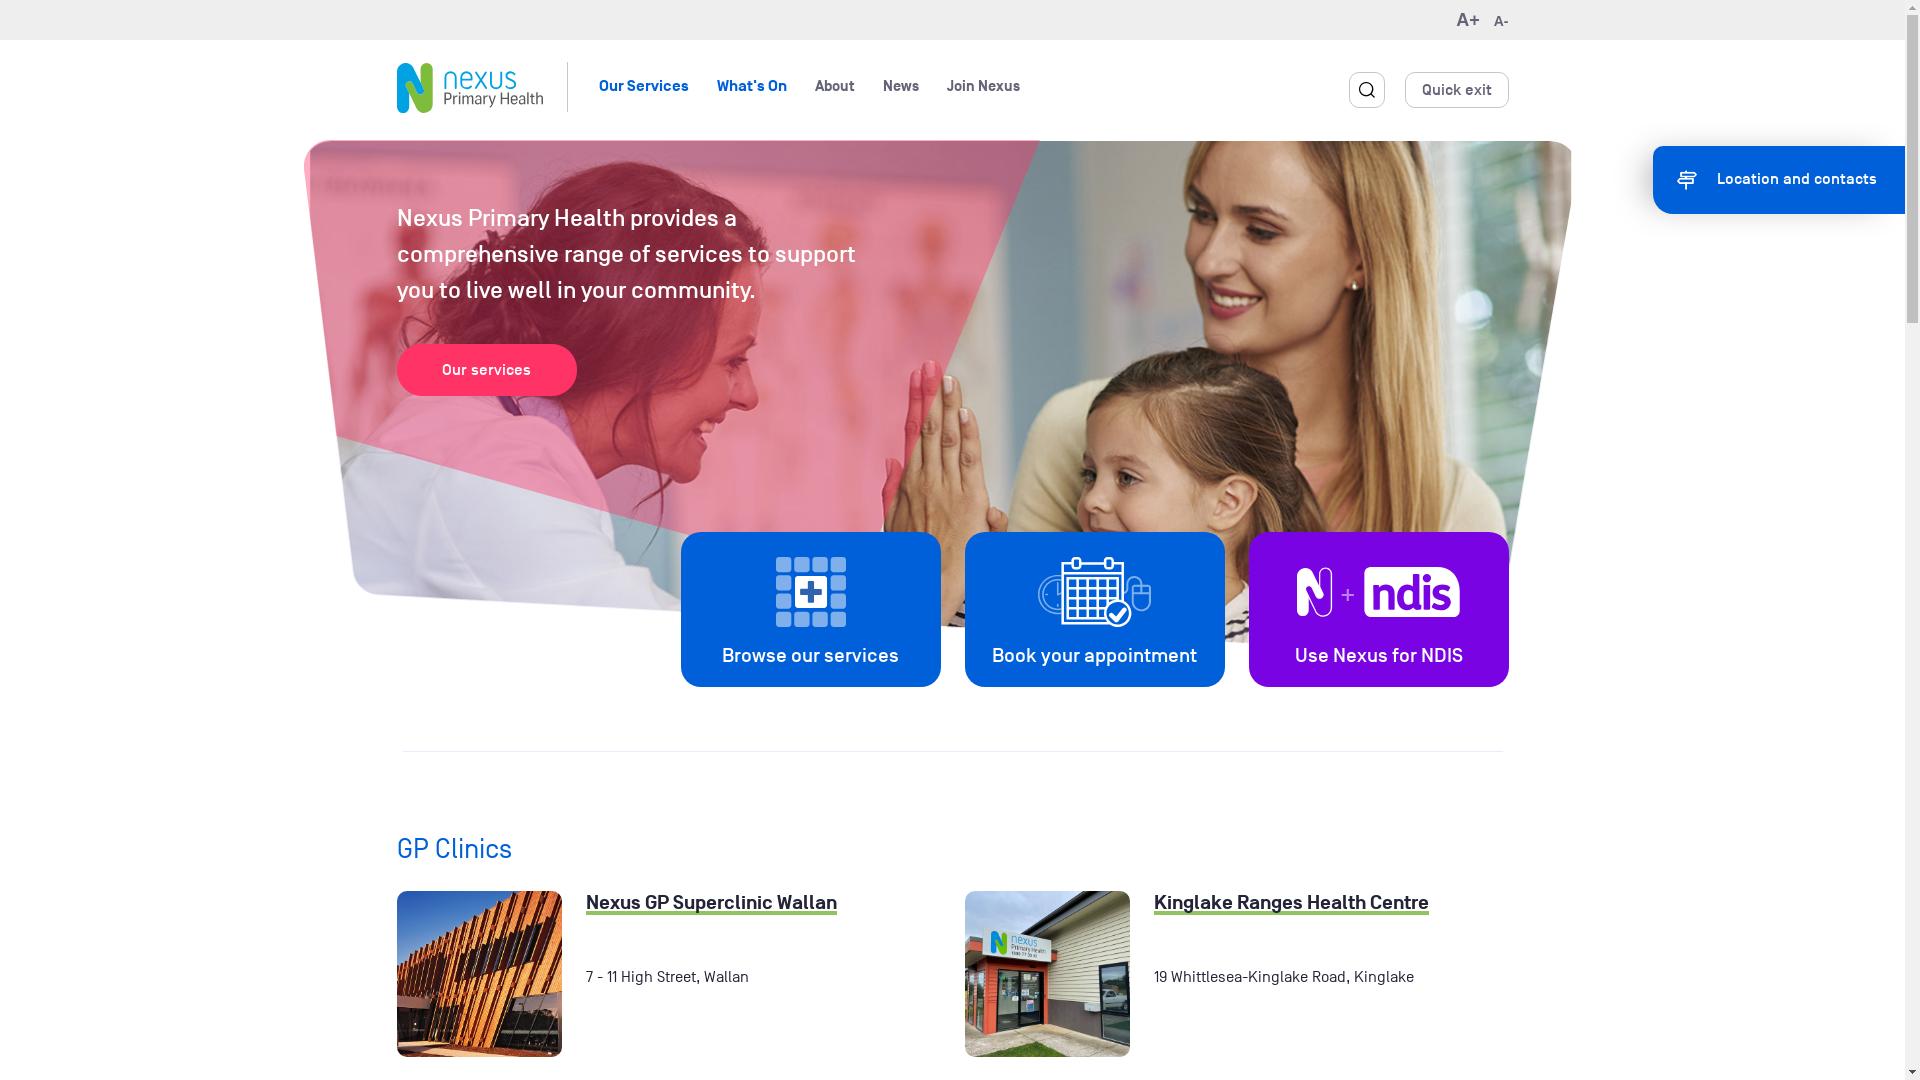 The width and height of the screenshot is (1920, 1080). What do you see at coordinates (1080, 608) in the screenshot?
I see `'Book your appointment'` at bounding box center [1080, 608].